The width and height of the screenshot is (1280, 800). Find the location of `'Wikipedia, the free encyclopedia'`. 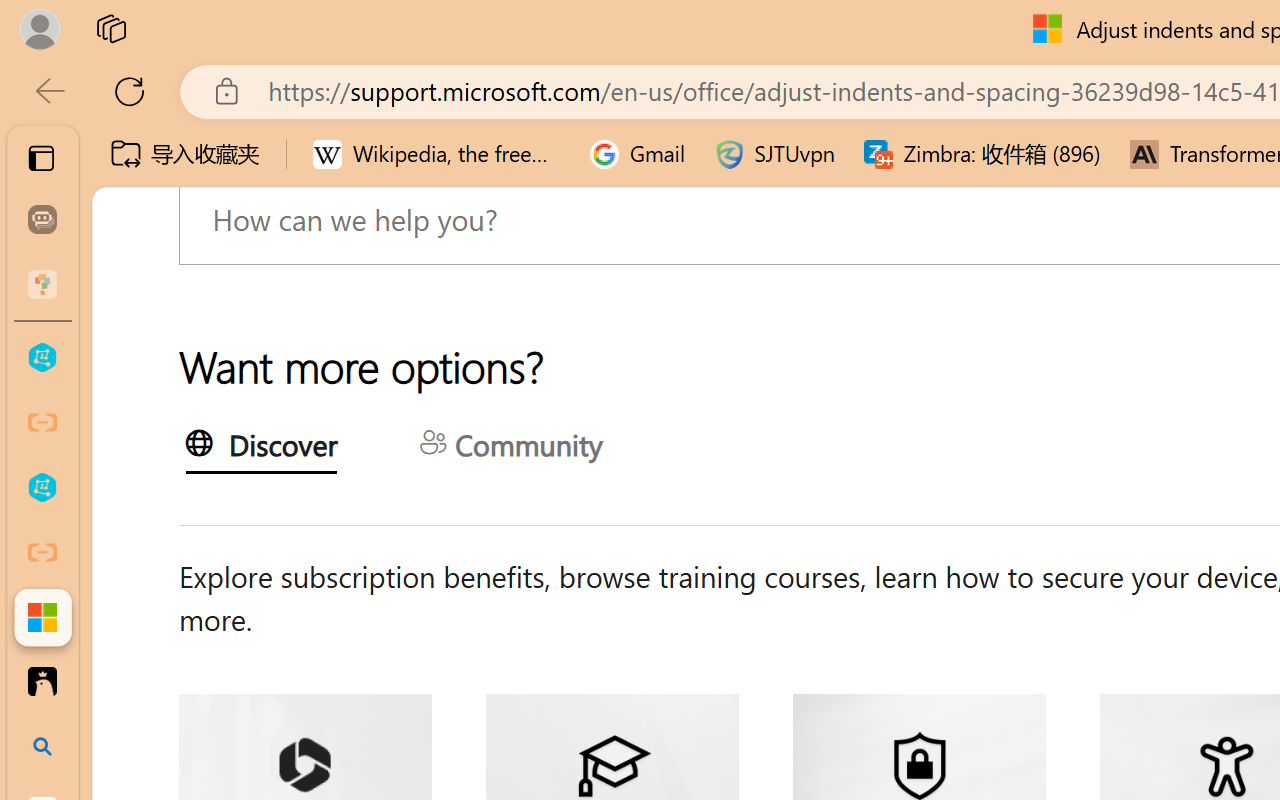

'Wikipedia, the free encyclopedia' is located at coordinates (436, 154).